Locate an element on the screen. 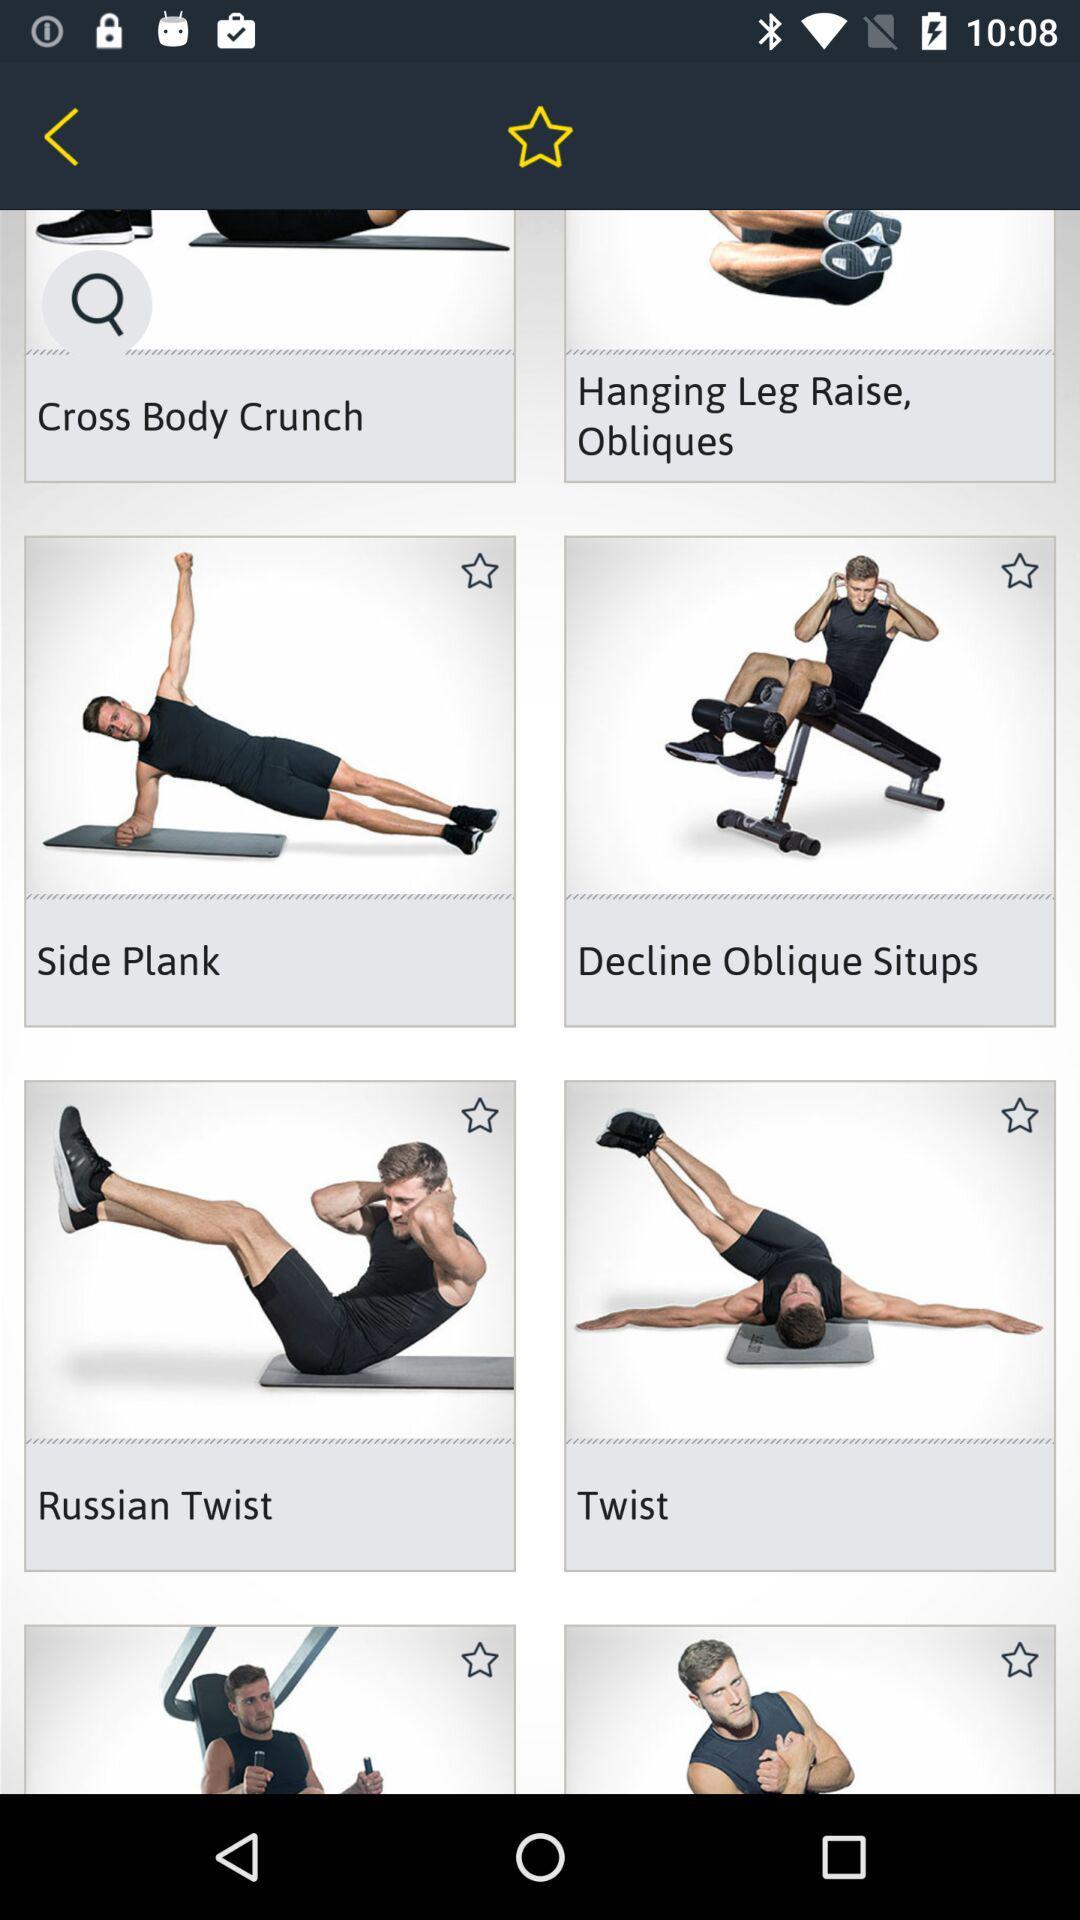 The image size is (1080, 1920). the image russian twist is located at coordinates (270, 1325).